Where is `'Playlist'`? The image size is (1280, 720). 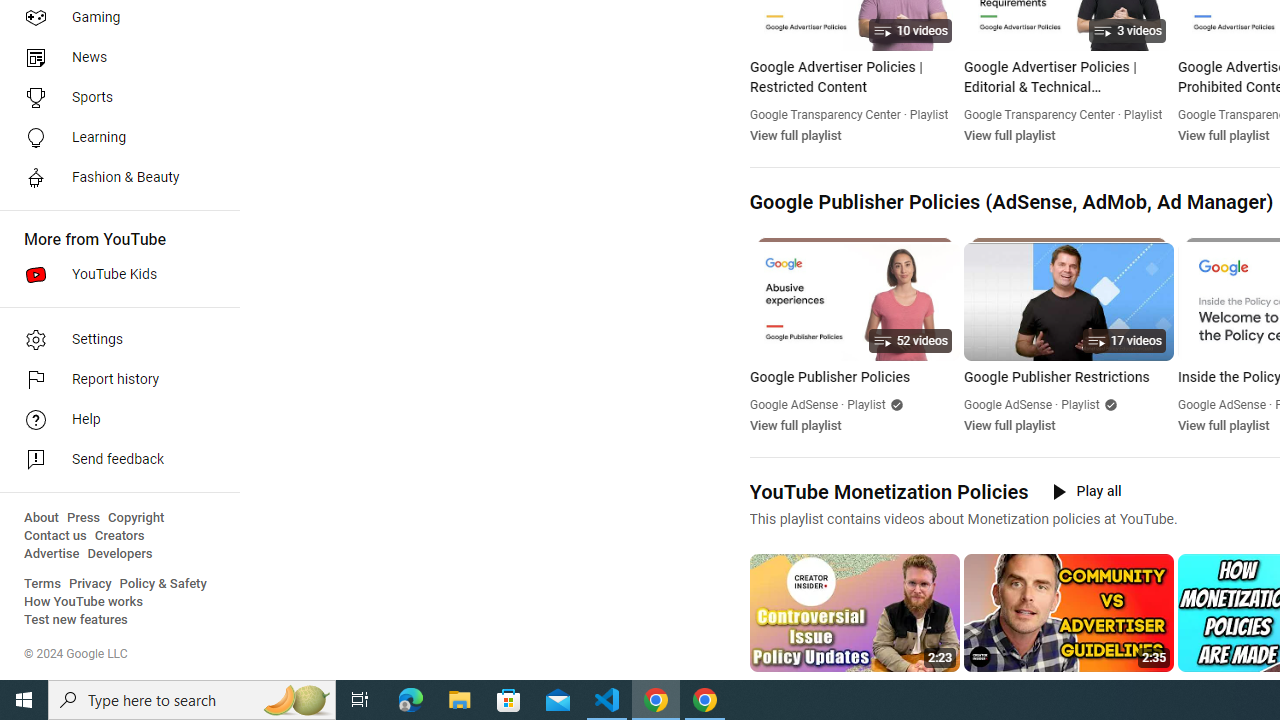 'Playlist' is located at coordinates (1079, 405).